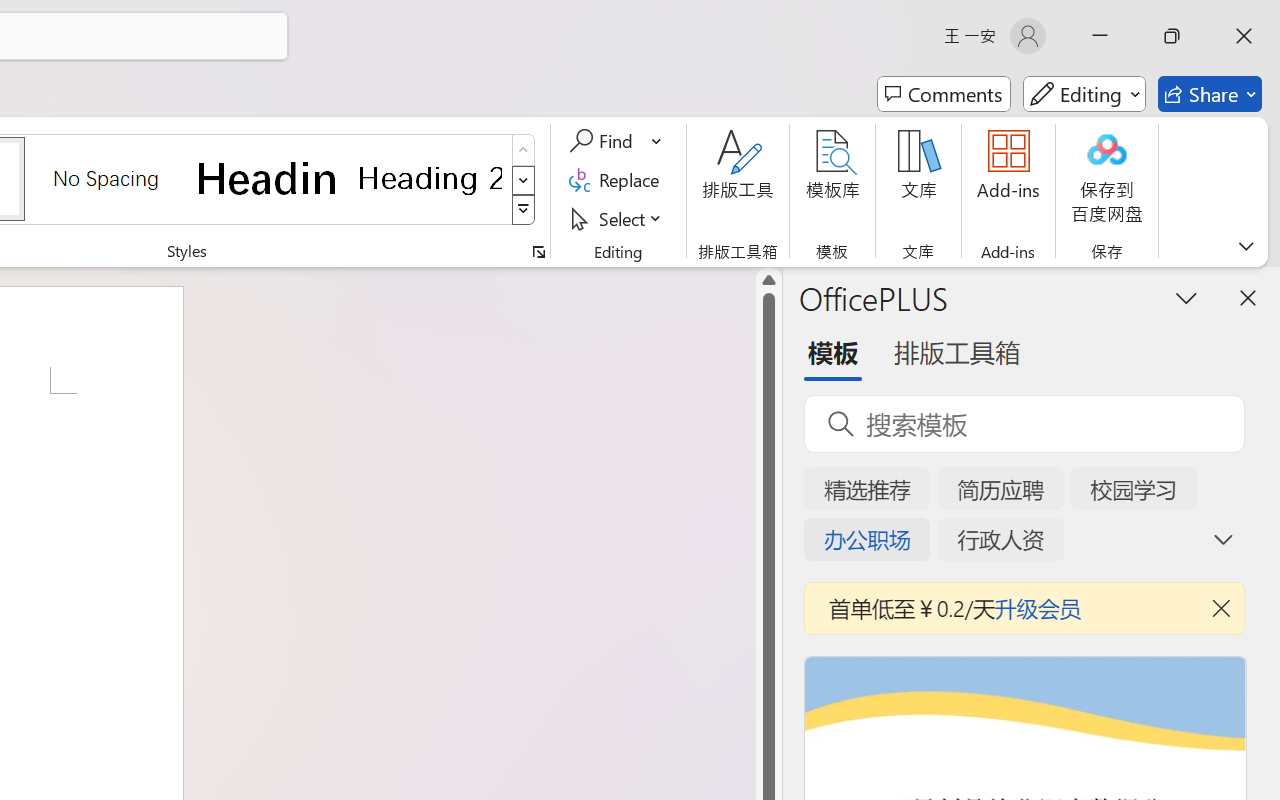 The width and height of the screenshot is (1280, 800). What do you see at coordinates (616, 179) in the screenshot?
I see `'Replace...'` at bounding box center [616, 179].